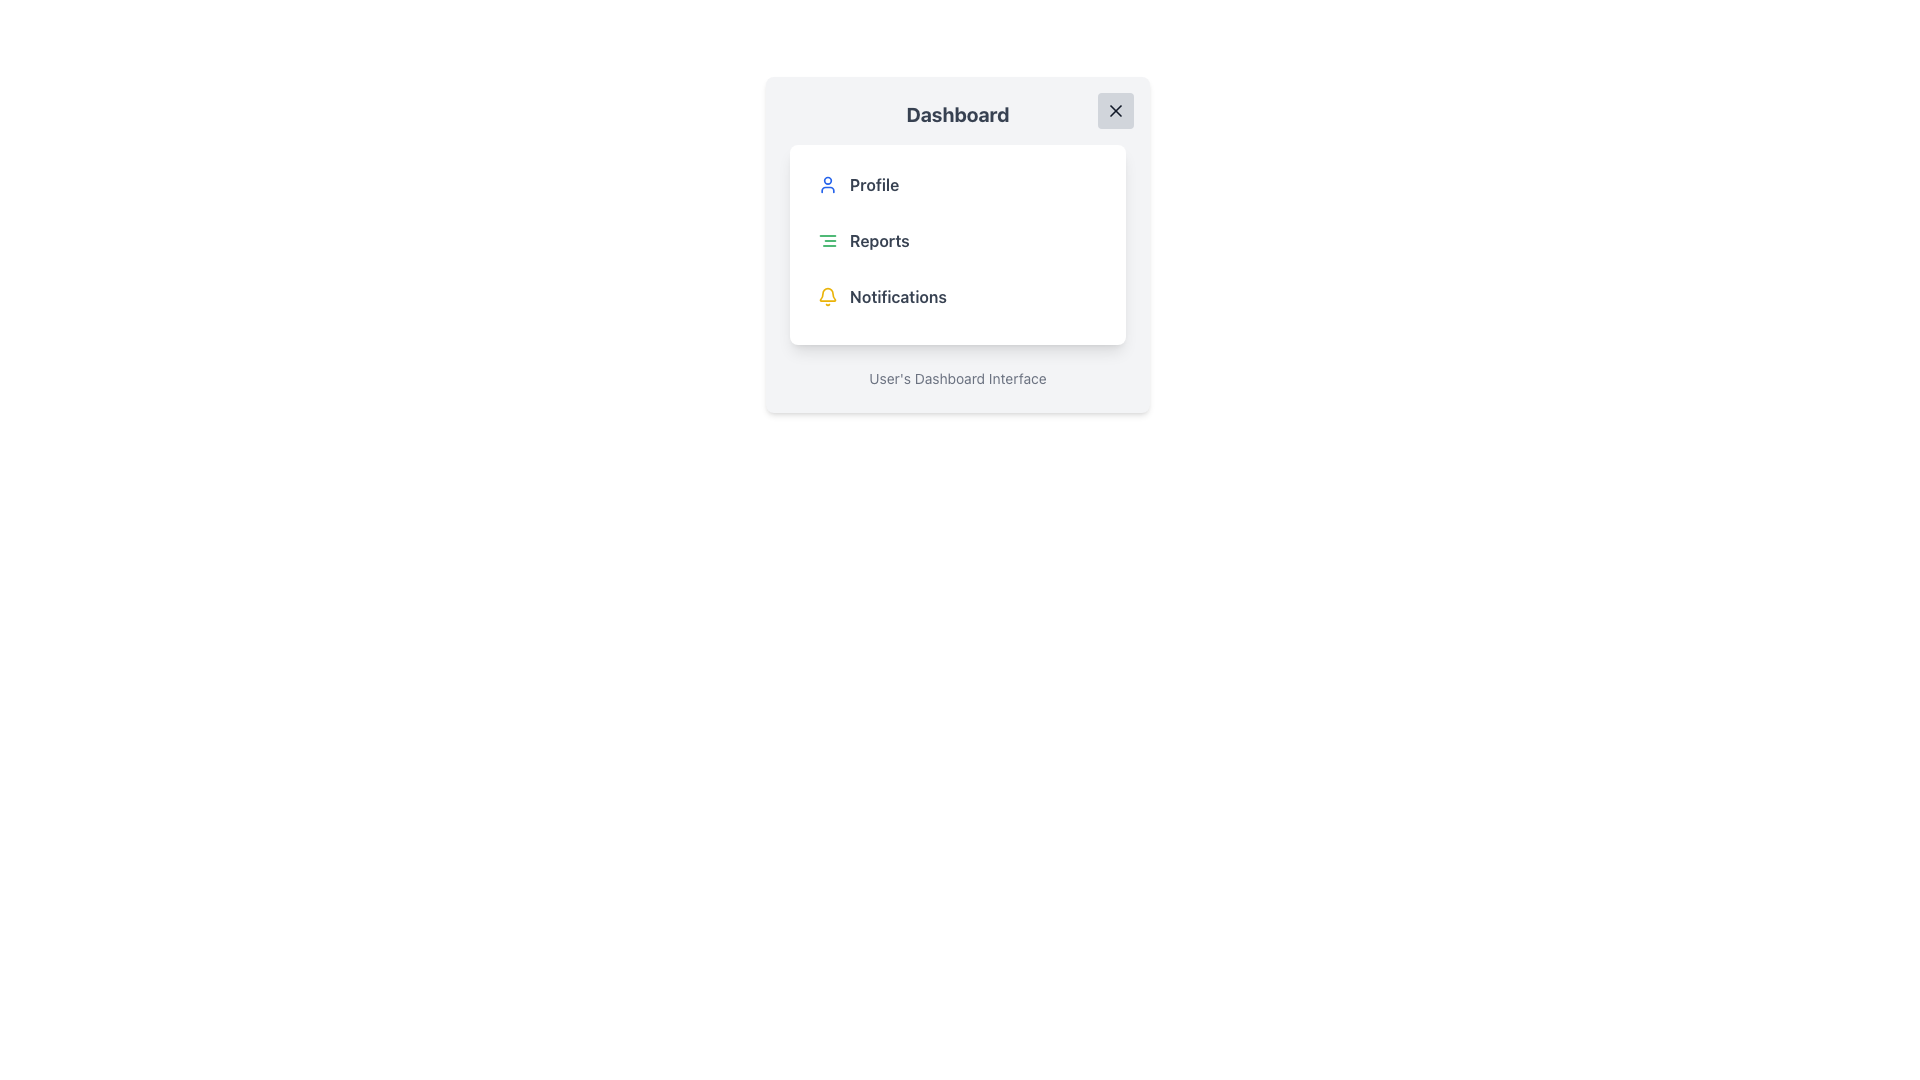 This screenshot has height=1080, width=1920. What do you see at coordinates (879, 239) in the screenshot?
I see `the 'Reports' text label located within the 'Dashboard' menu` at bounding box center [879, 239].